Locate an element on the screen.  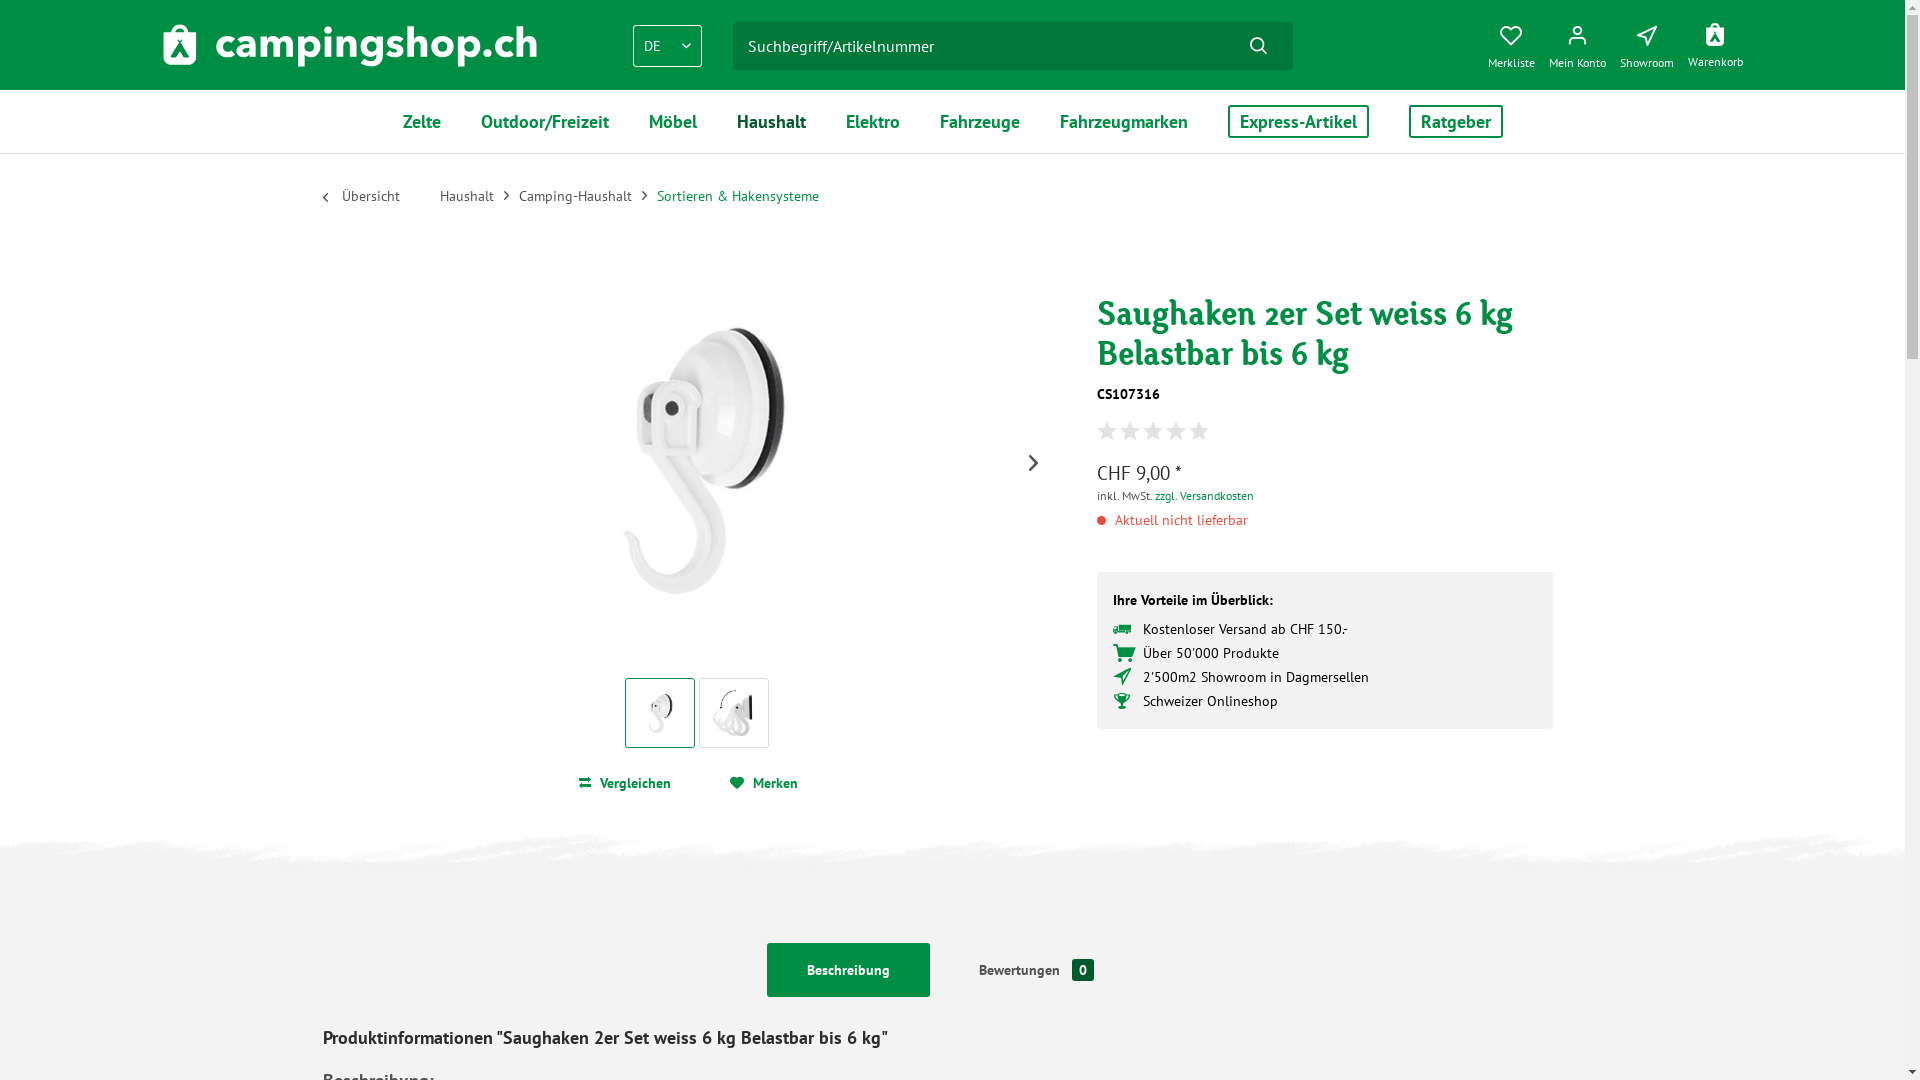
'Mein Konto' is located at coordinates (1580, 42).